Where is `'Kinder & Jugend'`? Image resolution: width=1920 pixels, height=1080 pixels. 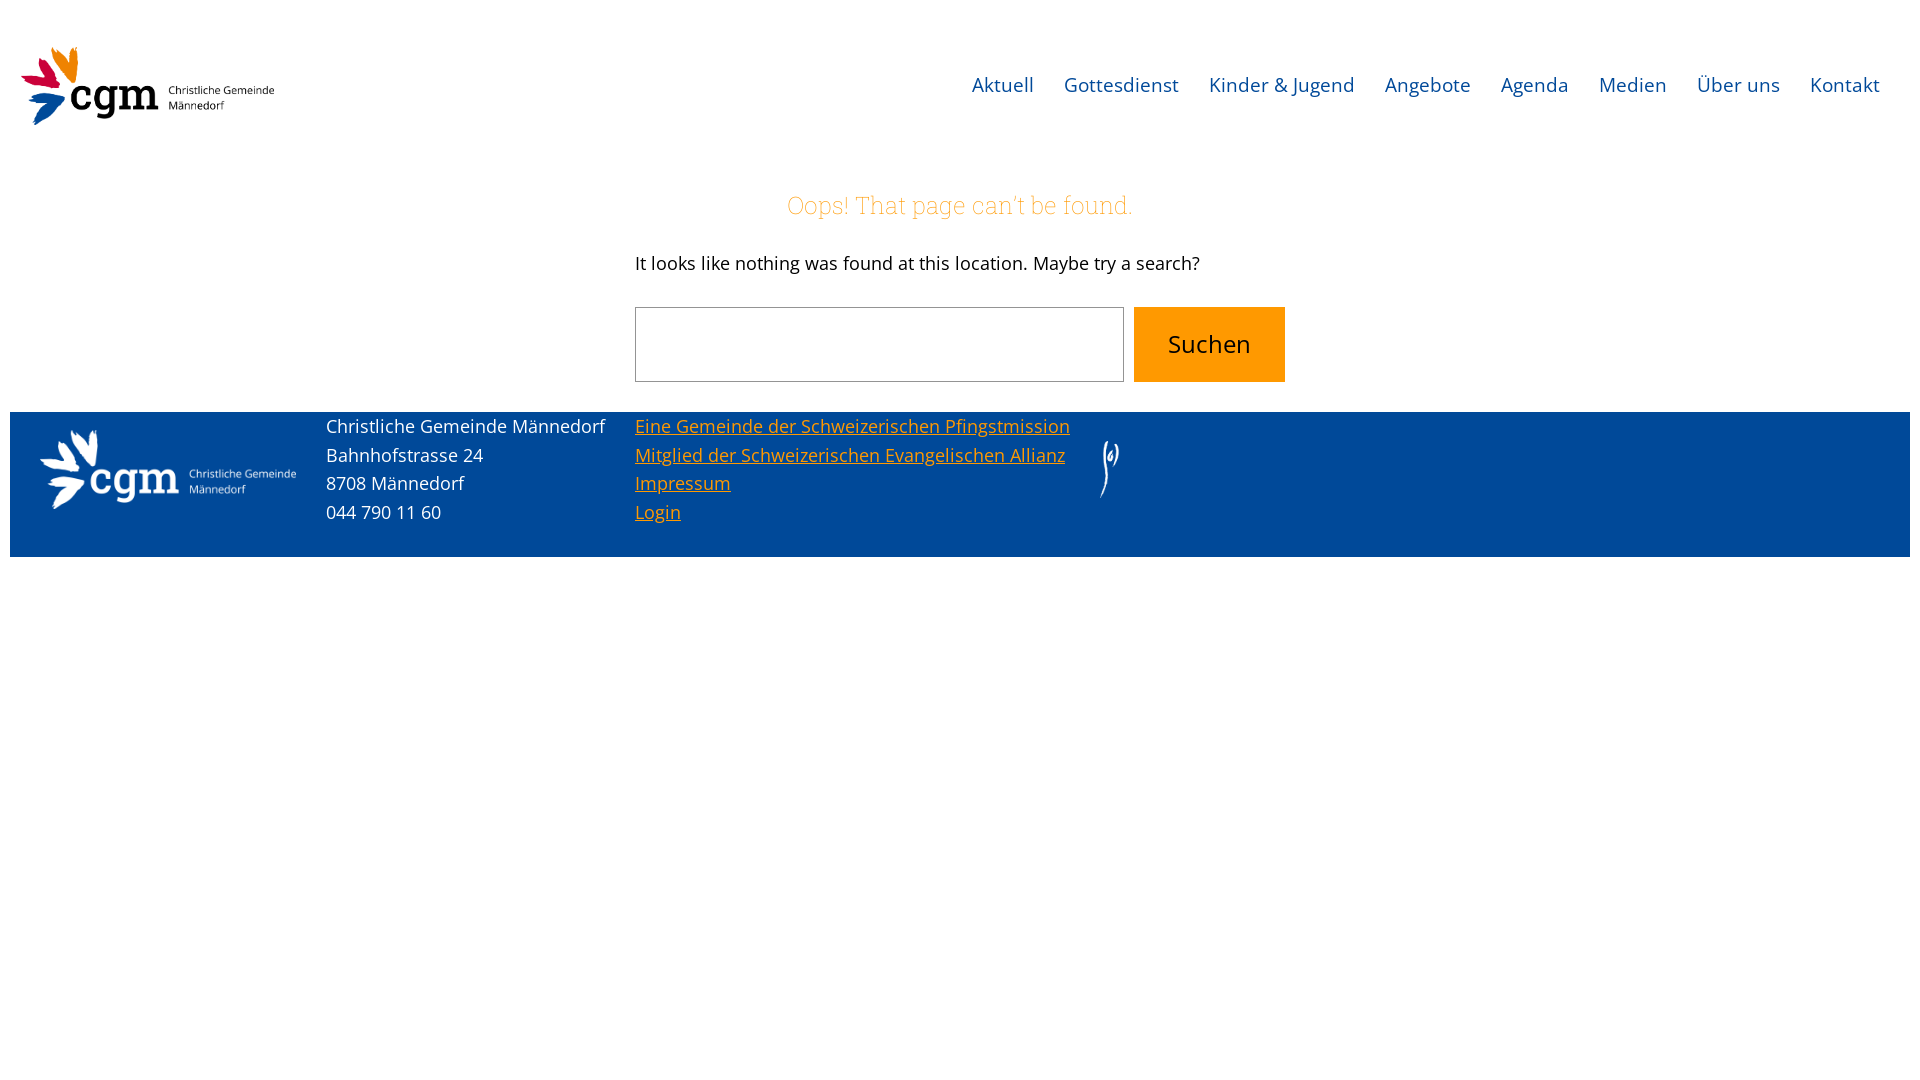 'Kinder & Jugend' is located at coordinates (1281, 84).